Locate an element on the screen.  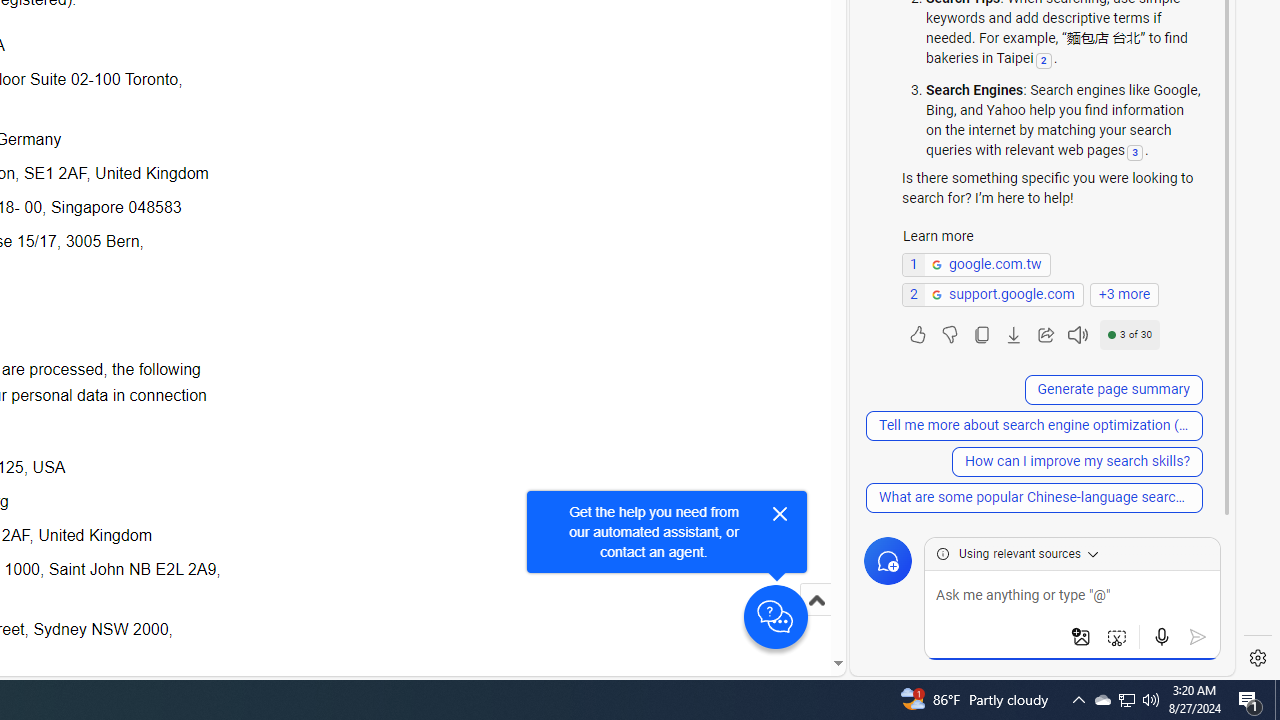
'Scroll to top' is located at coordinates (816, 620).